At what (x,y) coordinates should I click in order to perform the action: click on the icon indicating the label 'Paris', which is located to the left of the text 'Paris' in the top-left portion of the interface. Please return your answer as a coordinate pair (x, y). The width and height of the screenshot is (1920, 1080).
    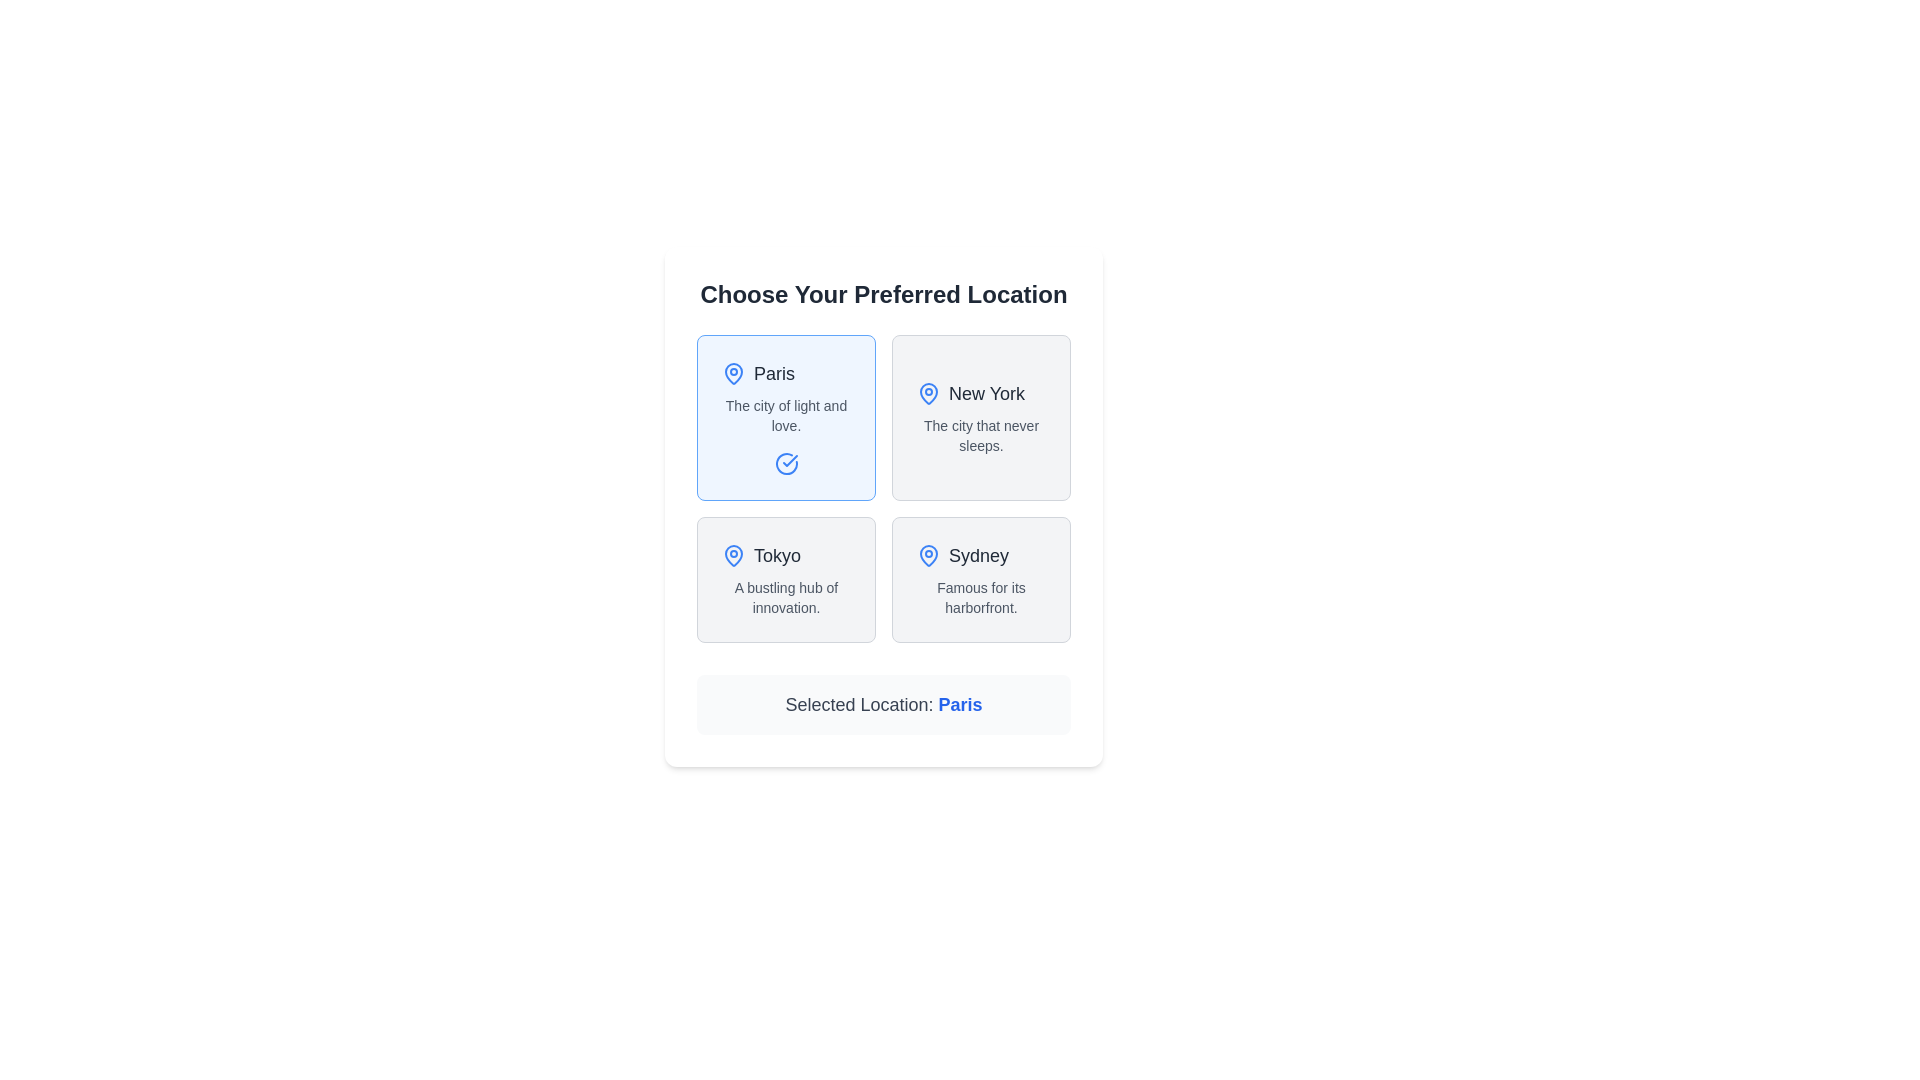
    Looking at the image, I should click on (733, 374).